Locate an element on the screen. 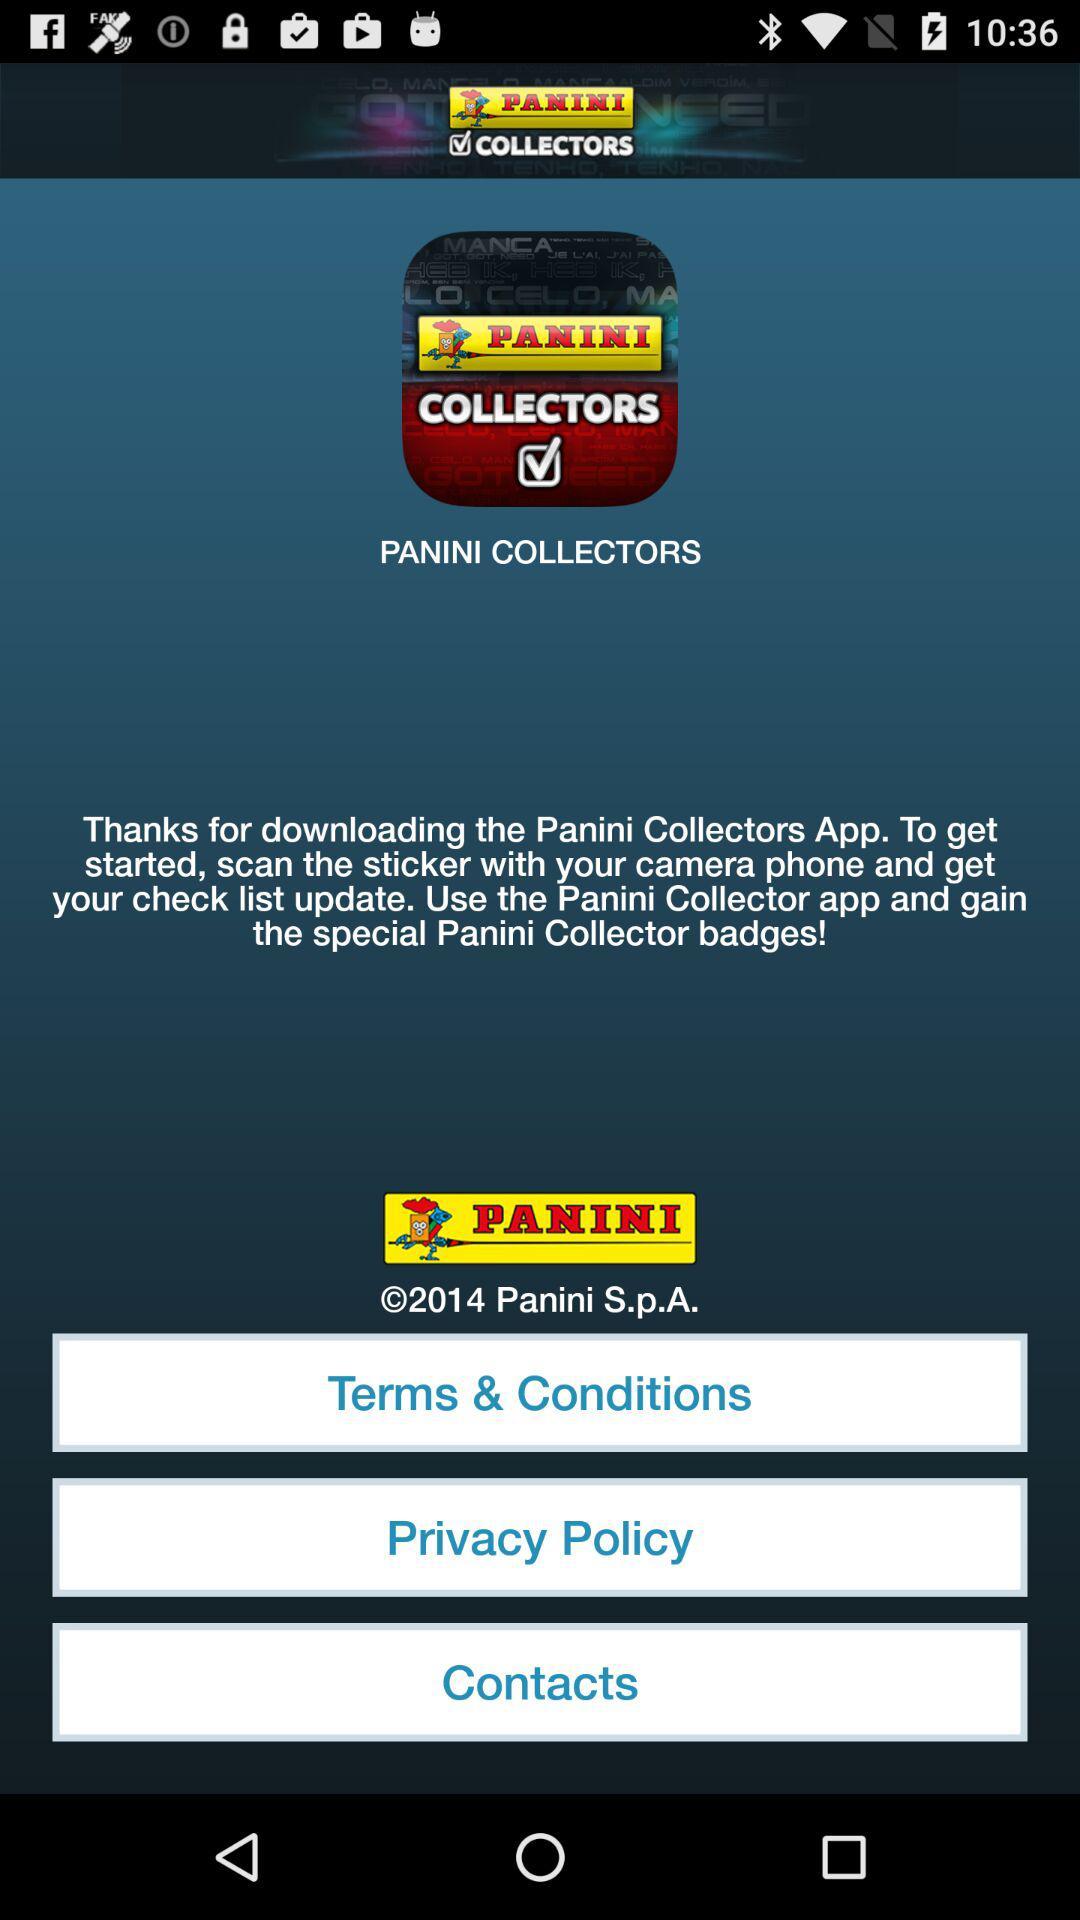 The image size is (1080, 1920). item below the 2014 panini s is located at coordinates (540, 1391).